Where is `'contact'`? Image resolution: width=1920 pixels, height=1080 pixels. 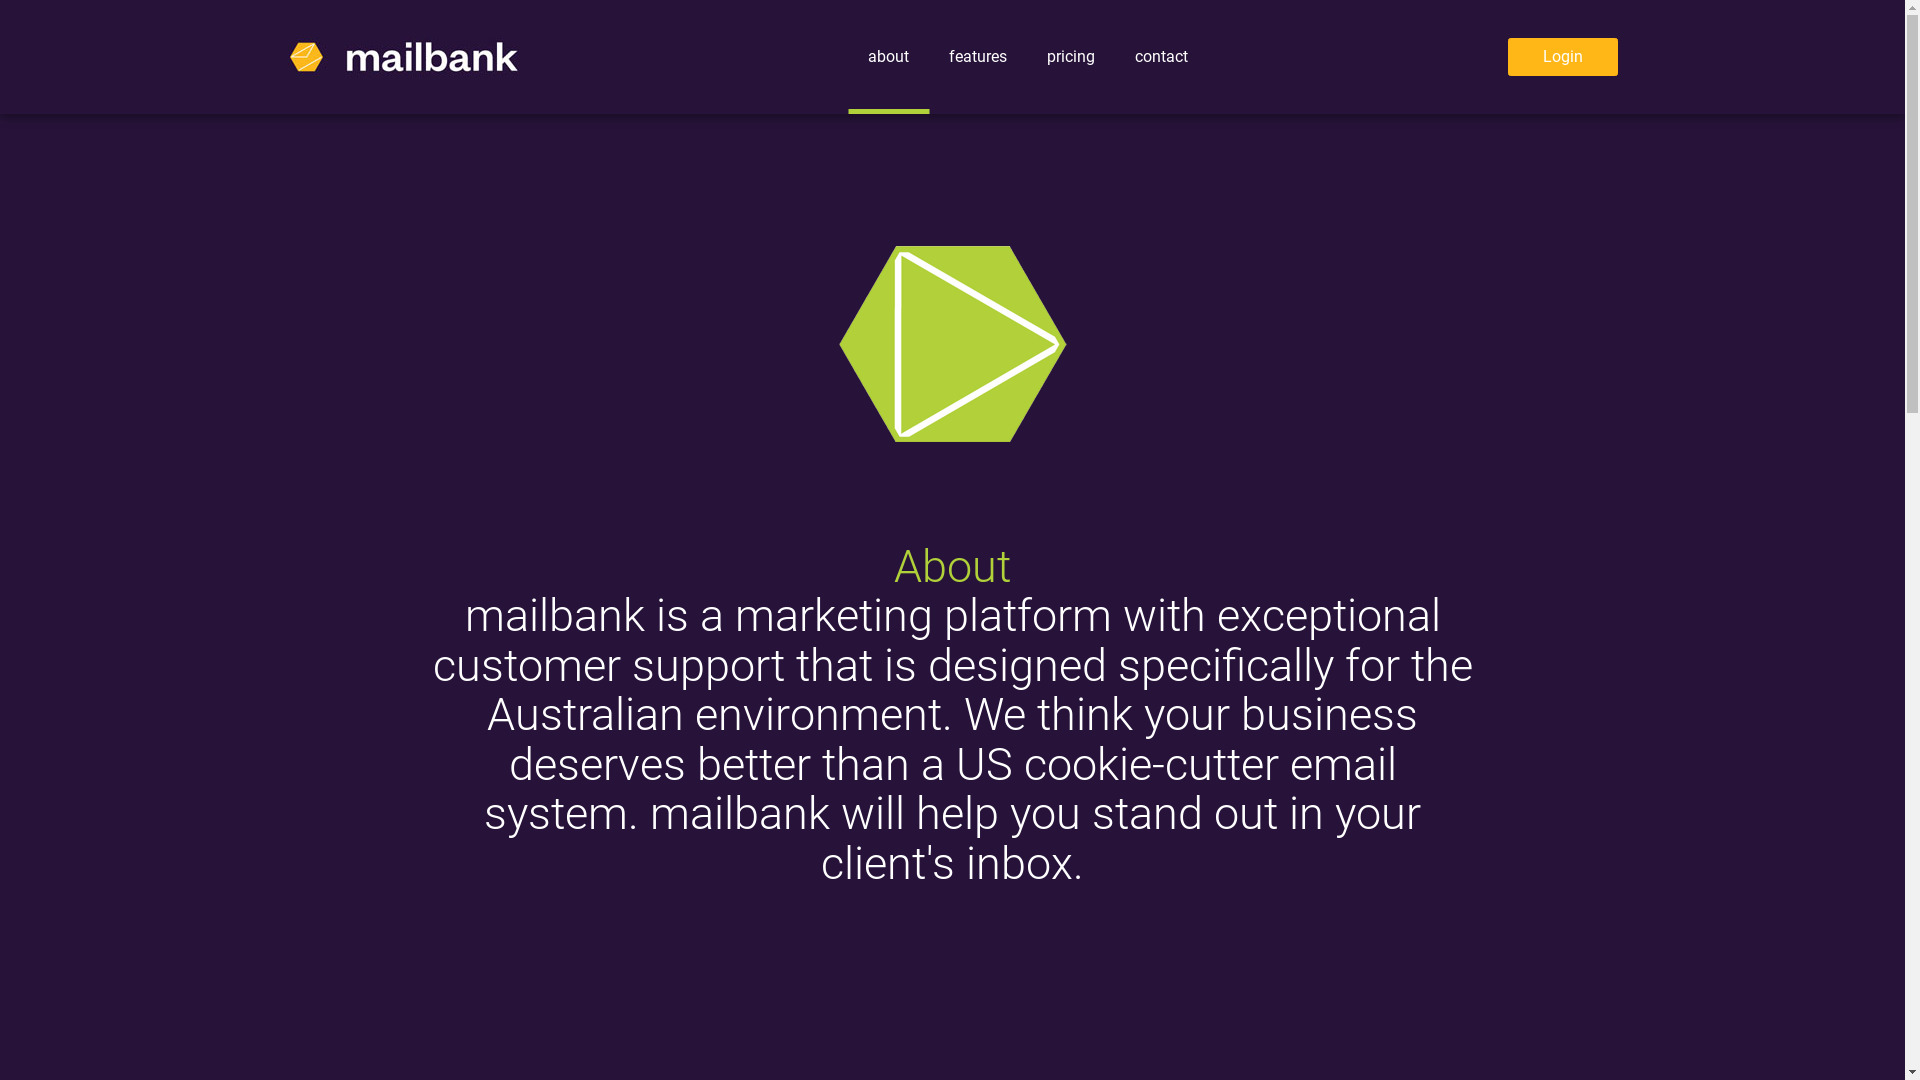
'contact' is located at coordinates (1113, 56).